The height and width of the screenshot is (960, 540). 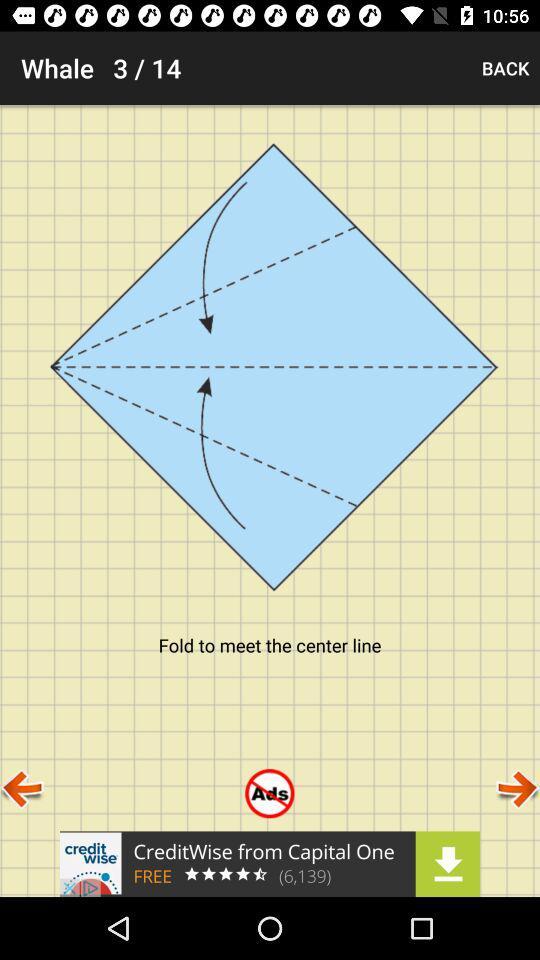 I want to click on advertisement, so click(x=270, y=863).